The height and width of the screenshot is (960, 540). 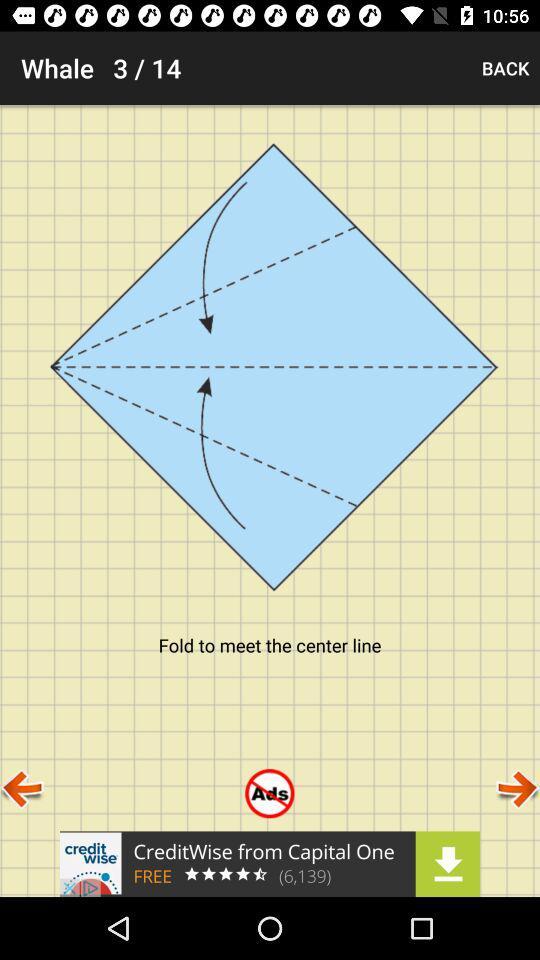 I want to click on advertisement, so click(x=270, y=863).